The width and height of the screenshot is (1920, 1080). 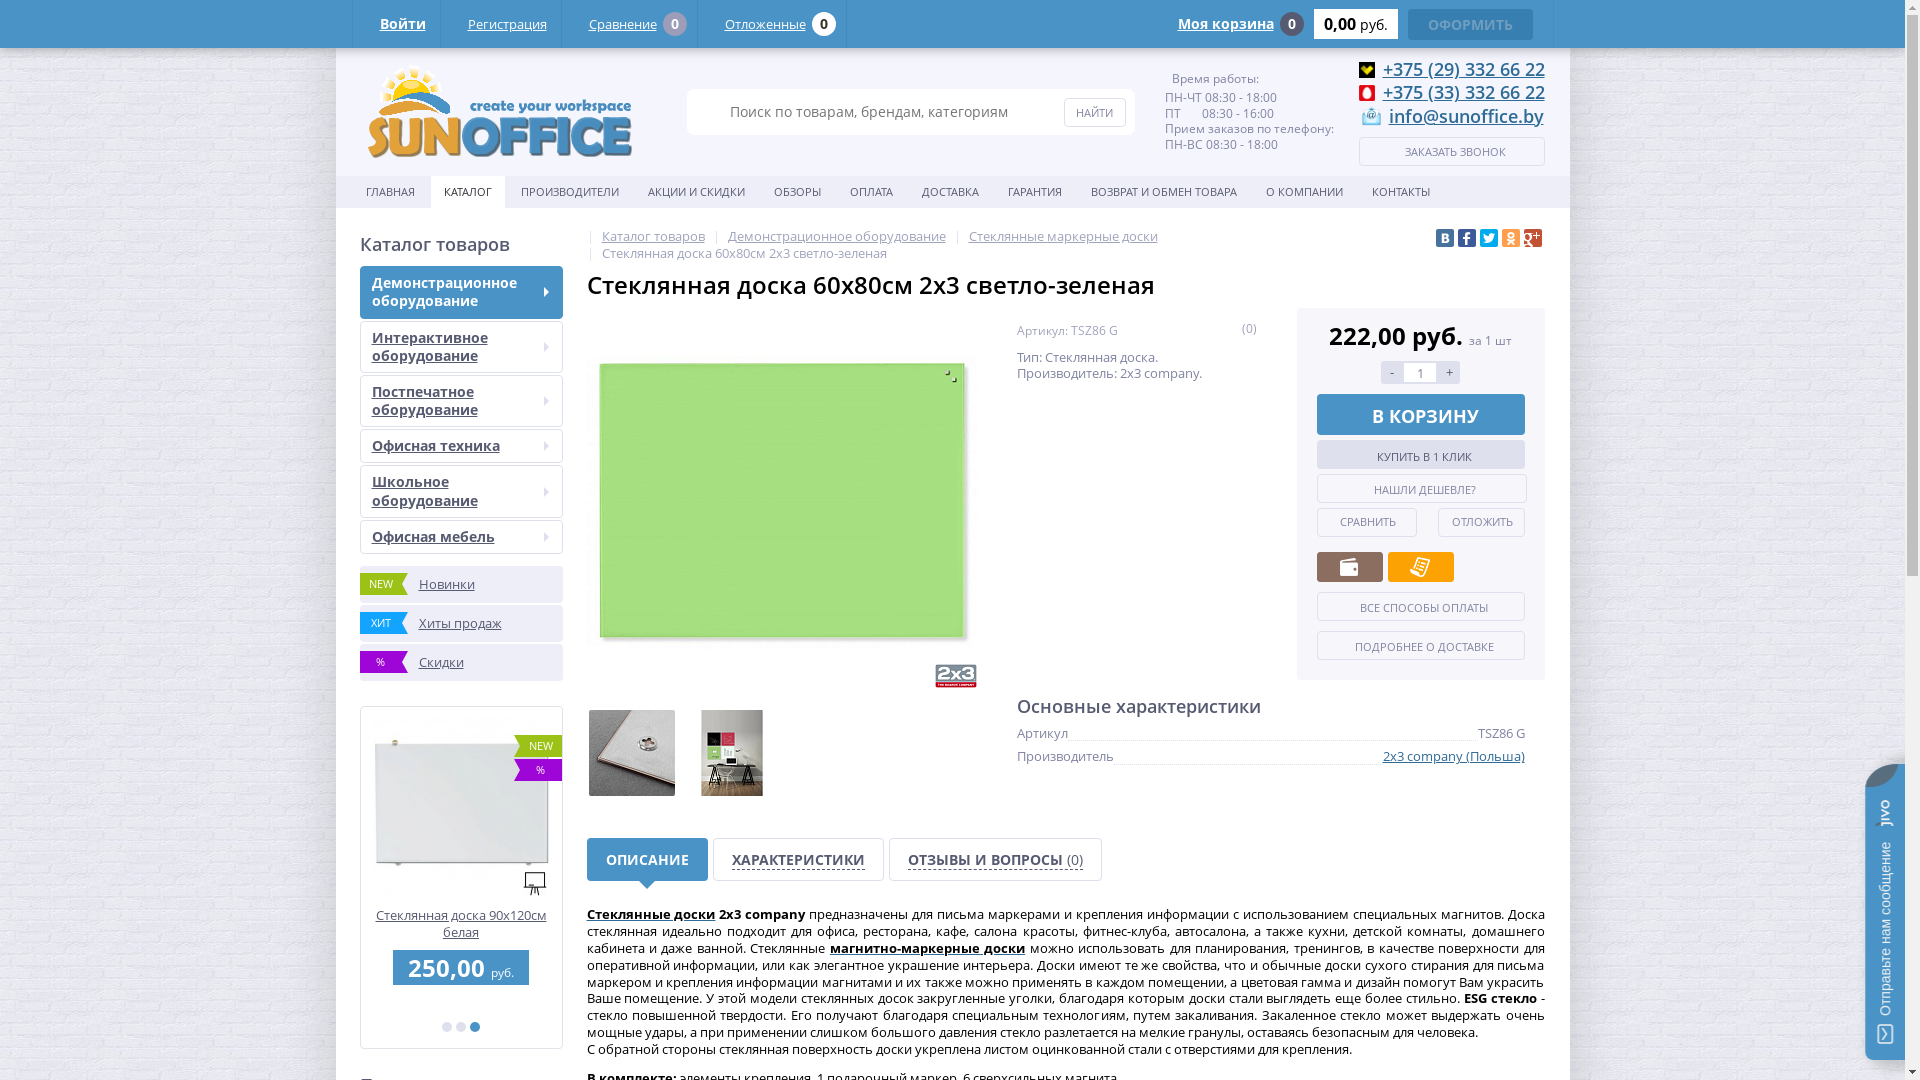 What do you see at coordinates (1463, 92) in the screenshot?
I see `'+375 (33) 332 66 22'` at bounding box center [1463, 92].